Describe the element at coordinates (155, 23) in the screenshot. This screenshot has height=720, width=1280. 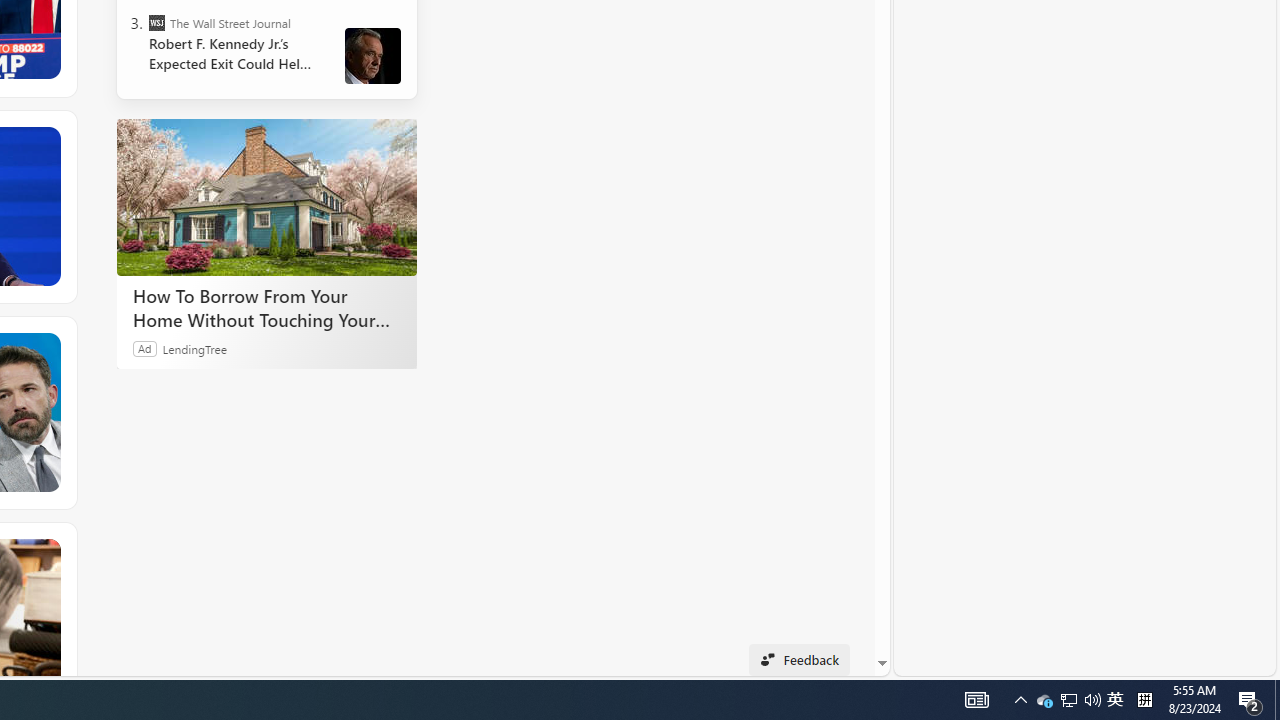
I see `'The Wall Street Journal'` at that location.